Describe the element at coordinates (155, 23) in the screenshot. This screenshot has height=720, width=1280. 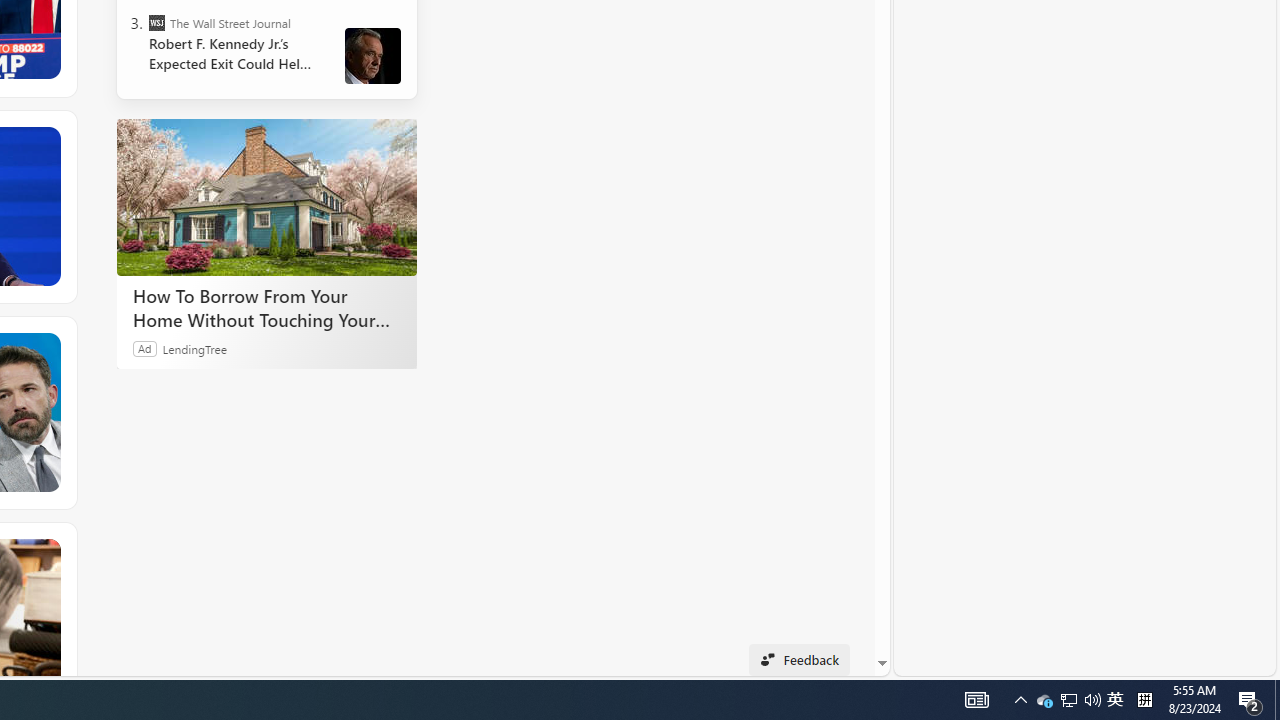
I see `'The Wall Street Journal'` at that location.